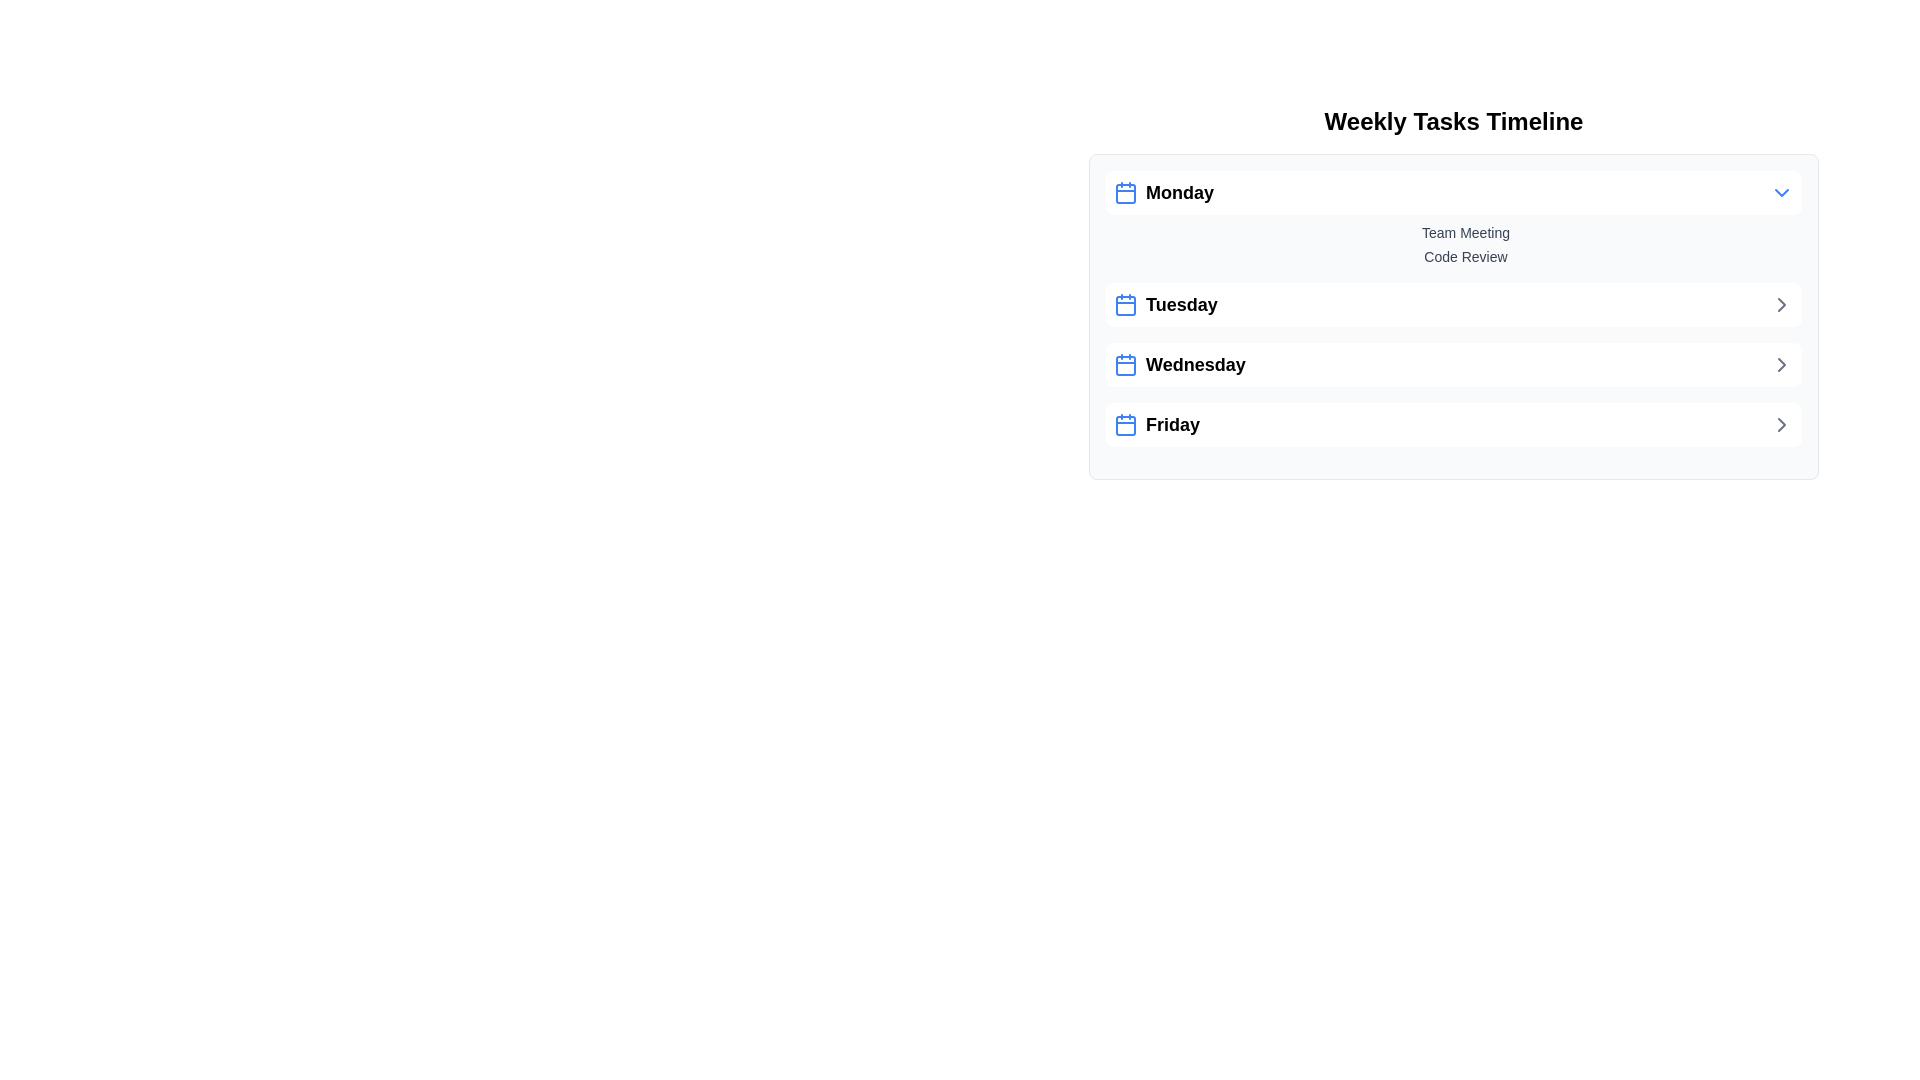 This screenshot has height=1080, width=1920. Describe the element at coordinates (1454, 192) in the screenshot. I see `the 'Monday' button with dropdown functionality` at that location.